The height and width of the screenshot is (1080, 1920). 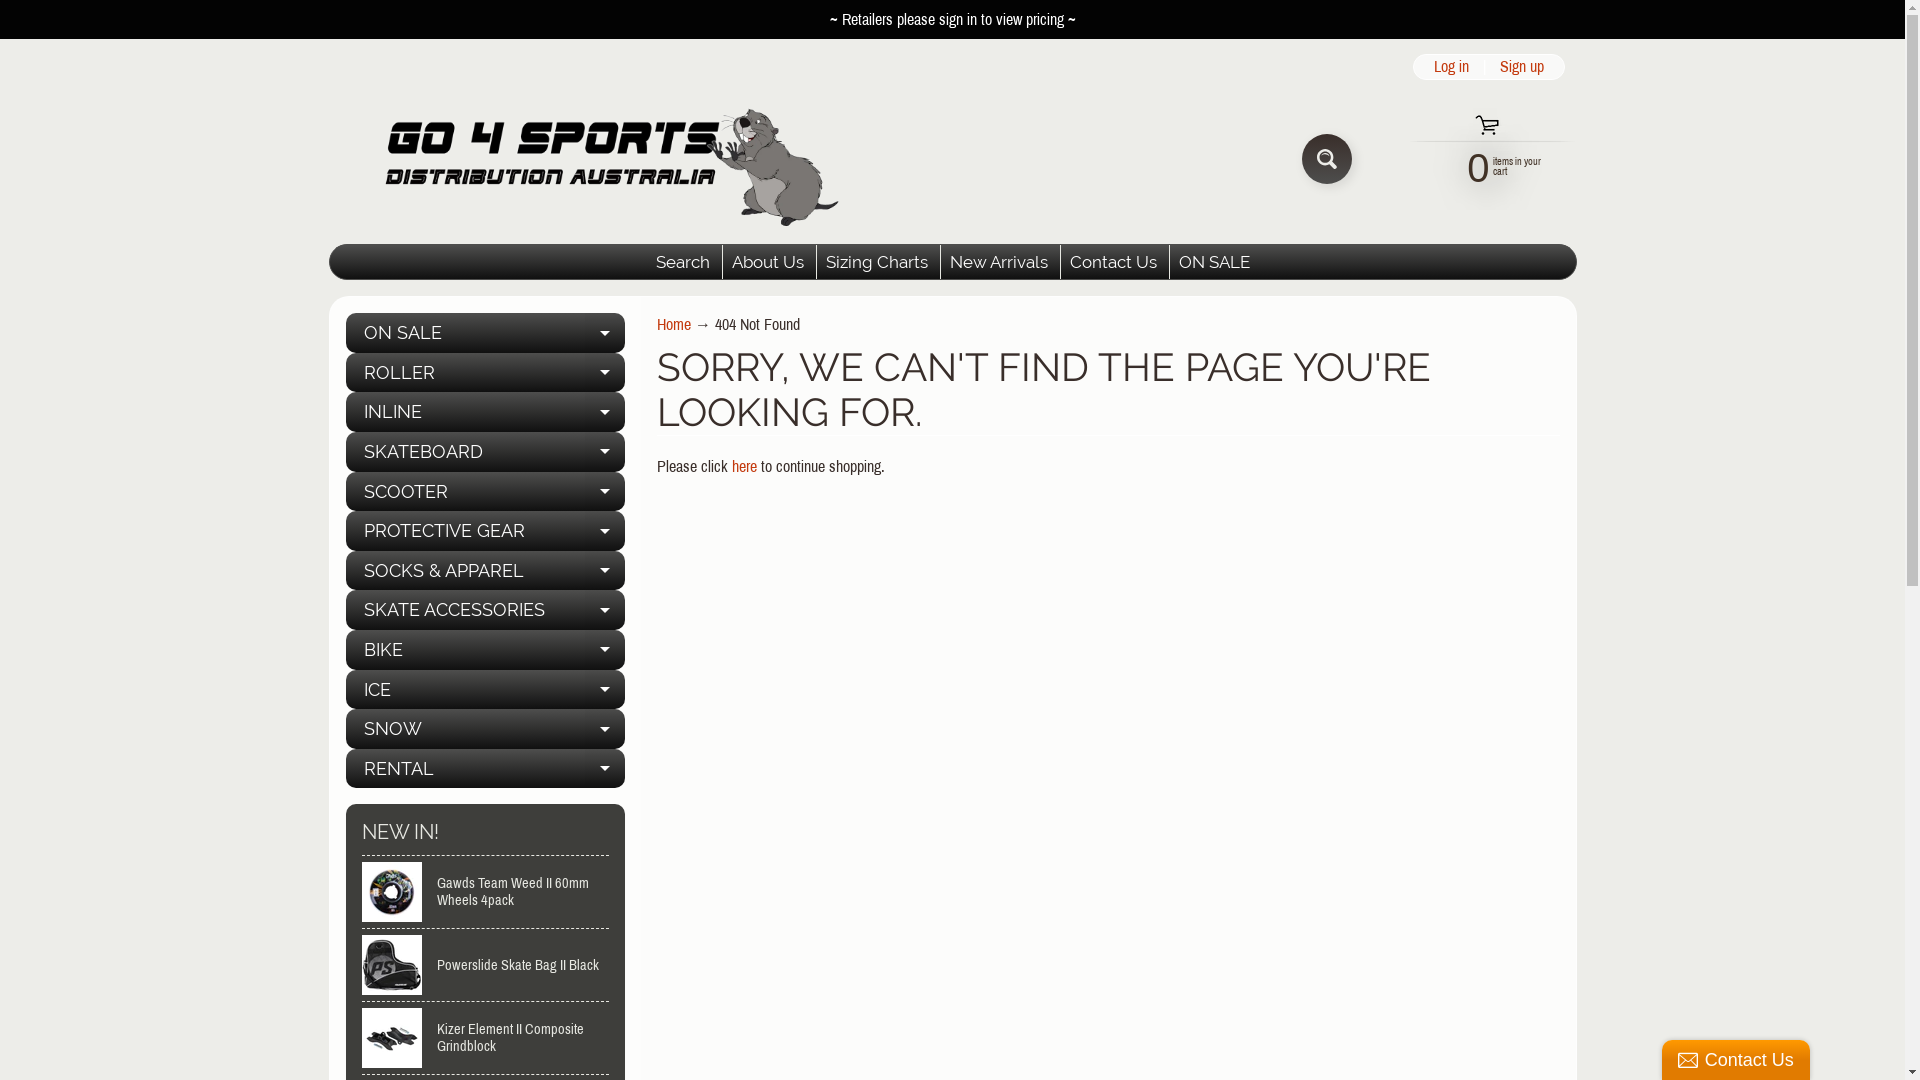 I want to click on 'ON SALE, so click(x=485, y=331).